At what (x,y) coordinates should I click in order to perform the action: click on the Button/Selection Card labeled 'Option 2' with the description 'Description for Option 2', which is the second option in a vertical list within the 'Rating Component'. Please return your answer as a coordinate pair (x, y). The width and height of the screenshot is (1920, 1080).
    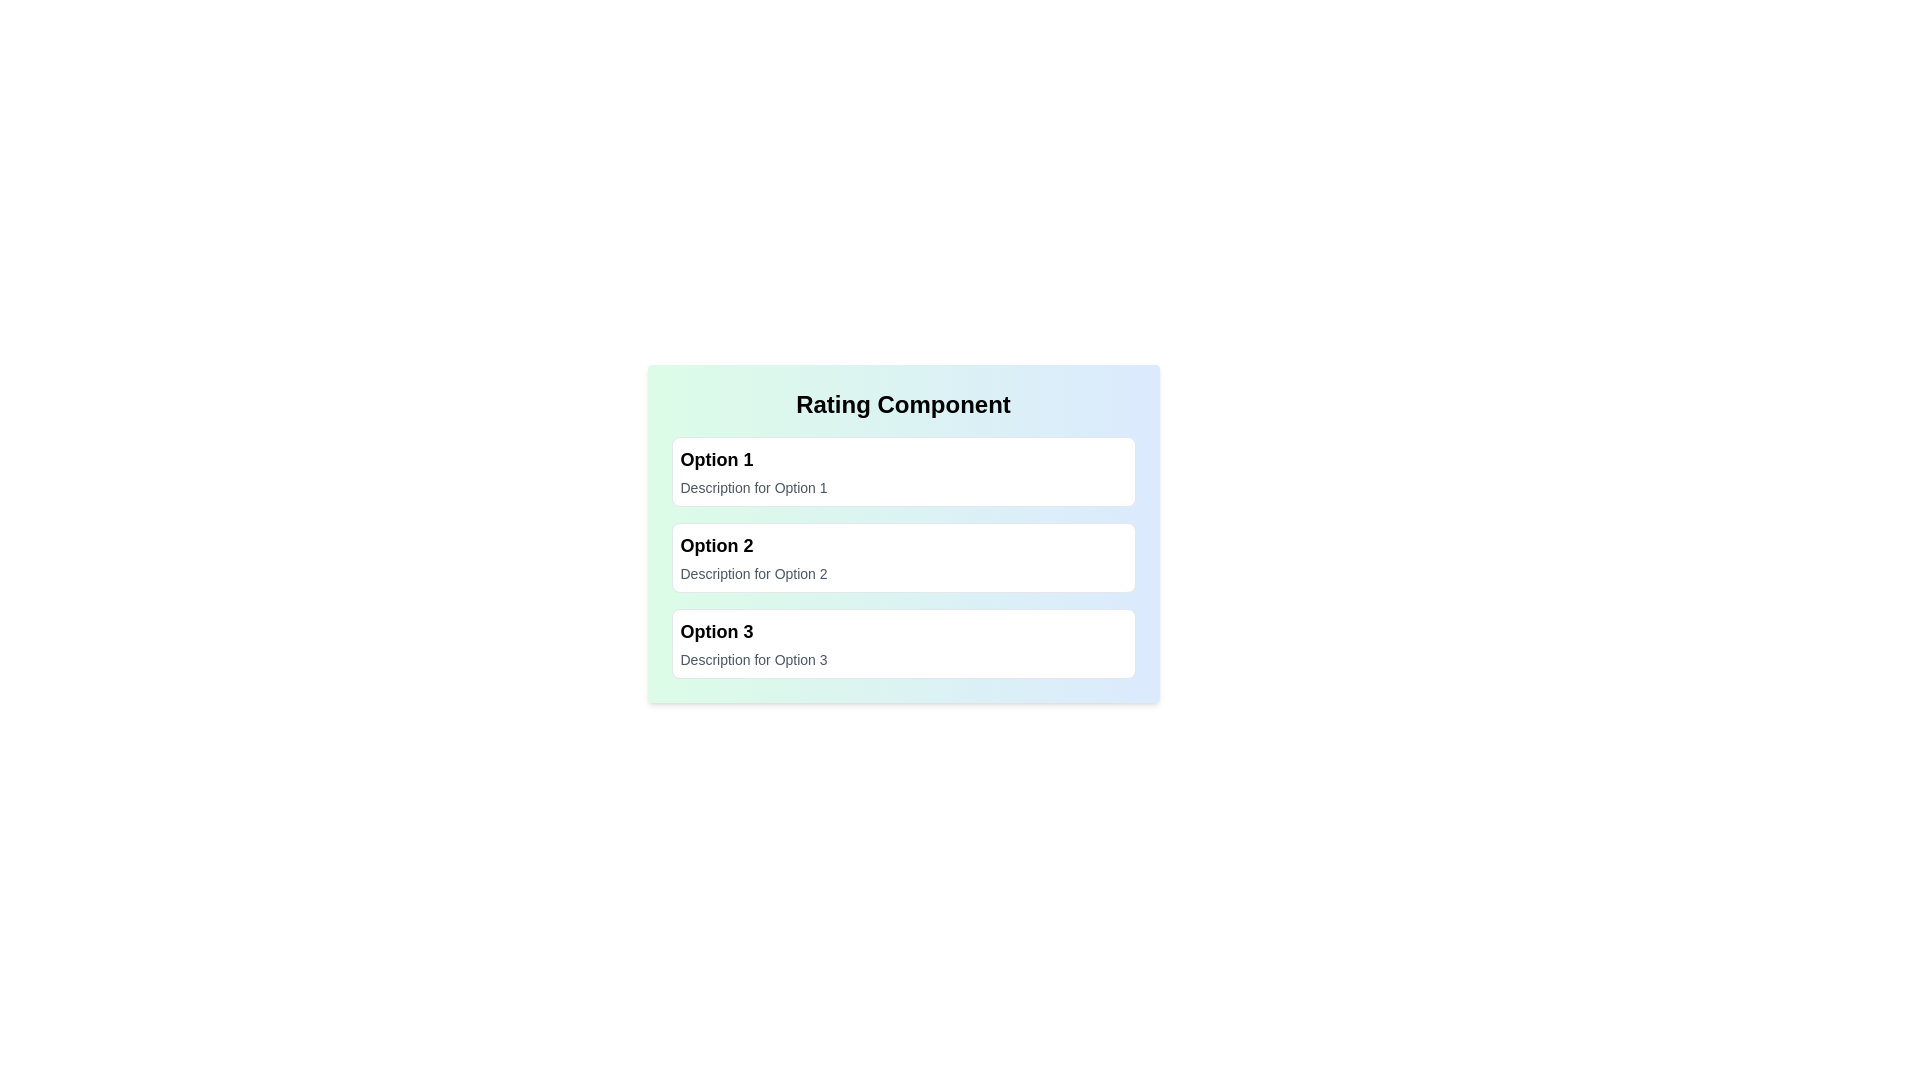
    Looking at the image, I should click on (902, 558).